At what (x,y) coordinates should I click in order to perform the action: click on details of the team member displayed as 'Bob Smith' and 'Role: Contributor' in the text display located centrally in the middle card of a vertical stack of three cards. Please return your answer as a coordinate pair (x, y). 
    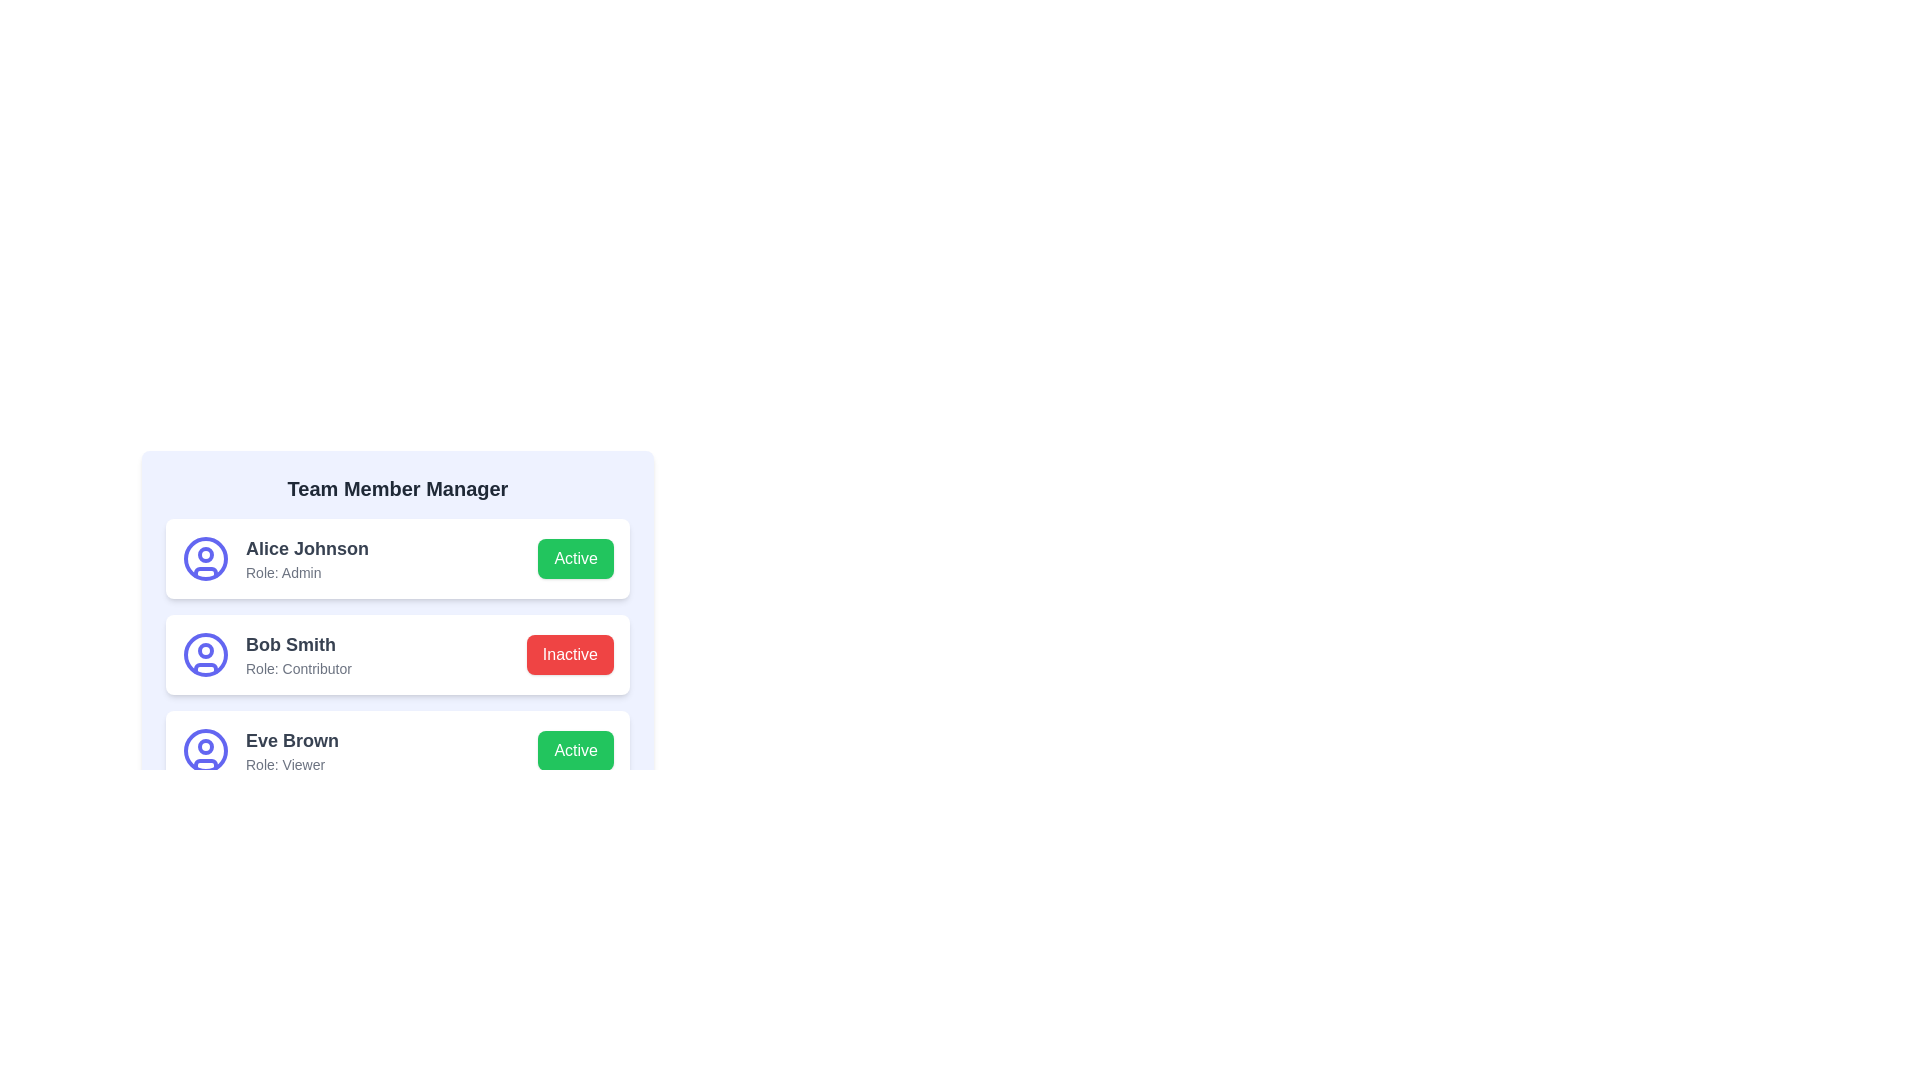
    Looking at the image, I should click on (297, 655).